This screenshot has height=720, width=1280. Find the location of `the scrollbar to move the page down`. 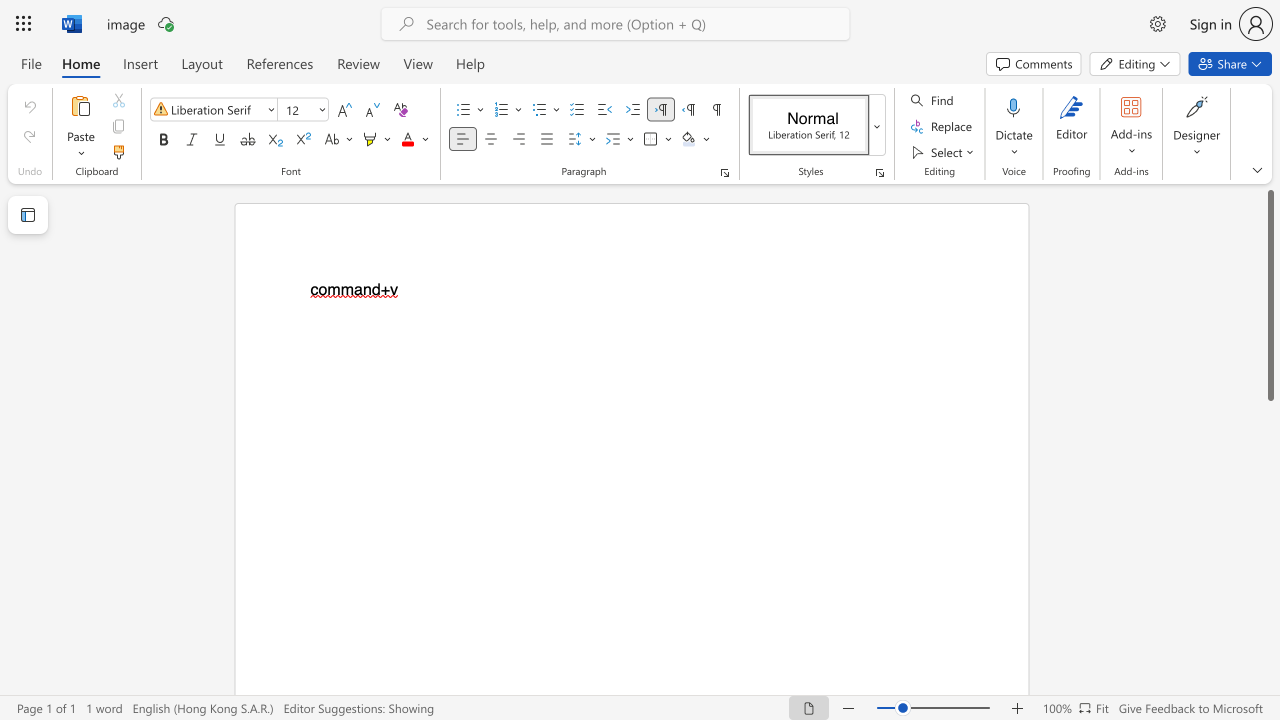

the scrollbar to move the page down is located at coordinates (1269, 608).